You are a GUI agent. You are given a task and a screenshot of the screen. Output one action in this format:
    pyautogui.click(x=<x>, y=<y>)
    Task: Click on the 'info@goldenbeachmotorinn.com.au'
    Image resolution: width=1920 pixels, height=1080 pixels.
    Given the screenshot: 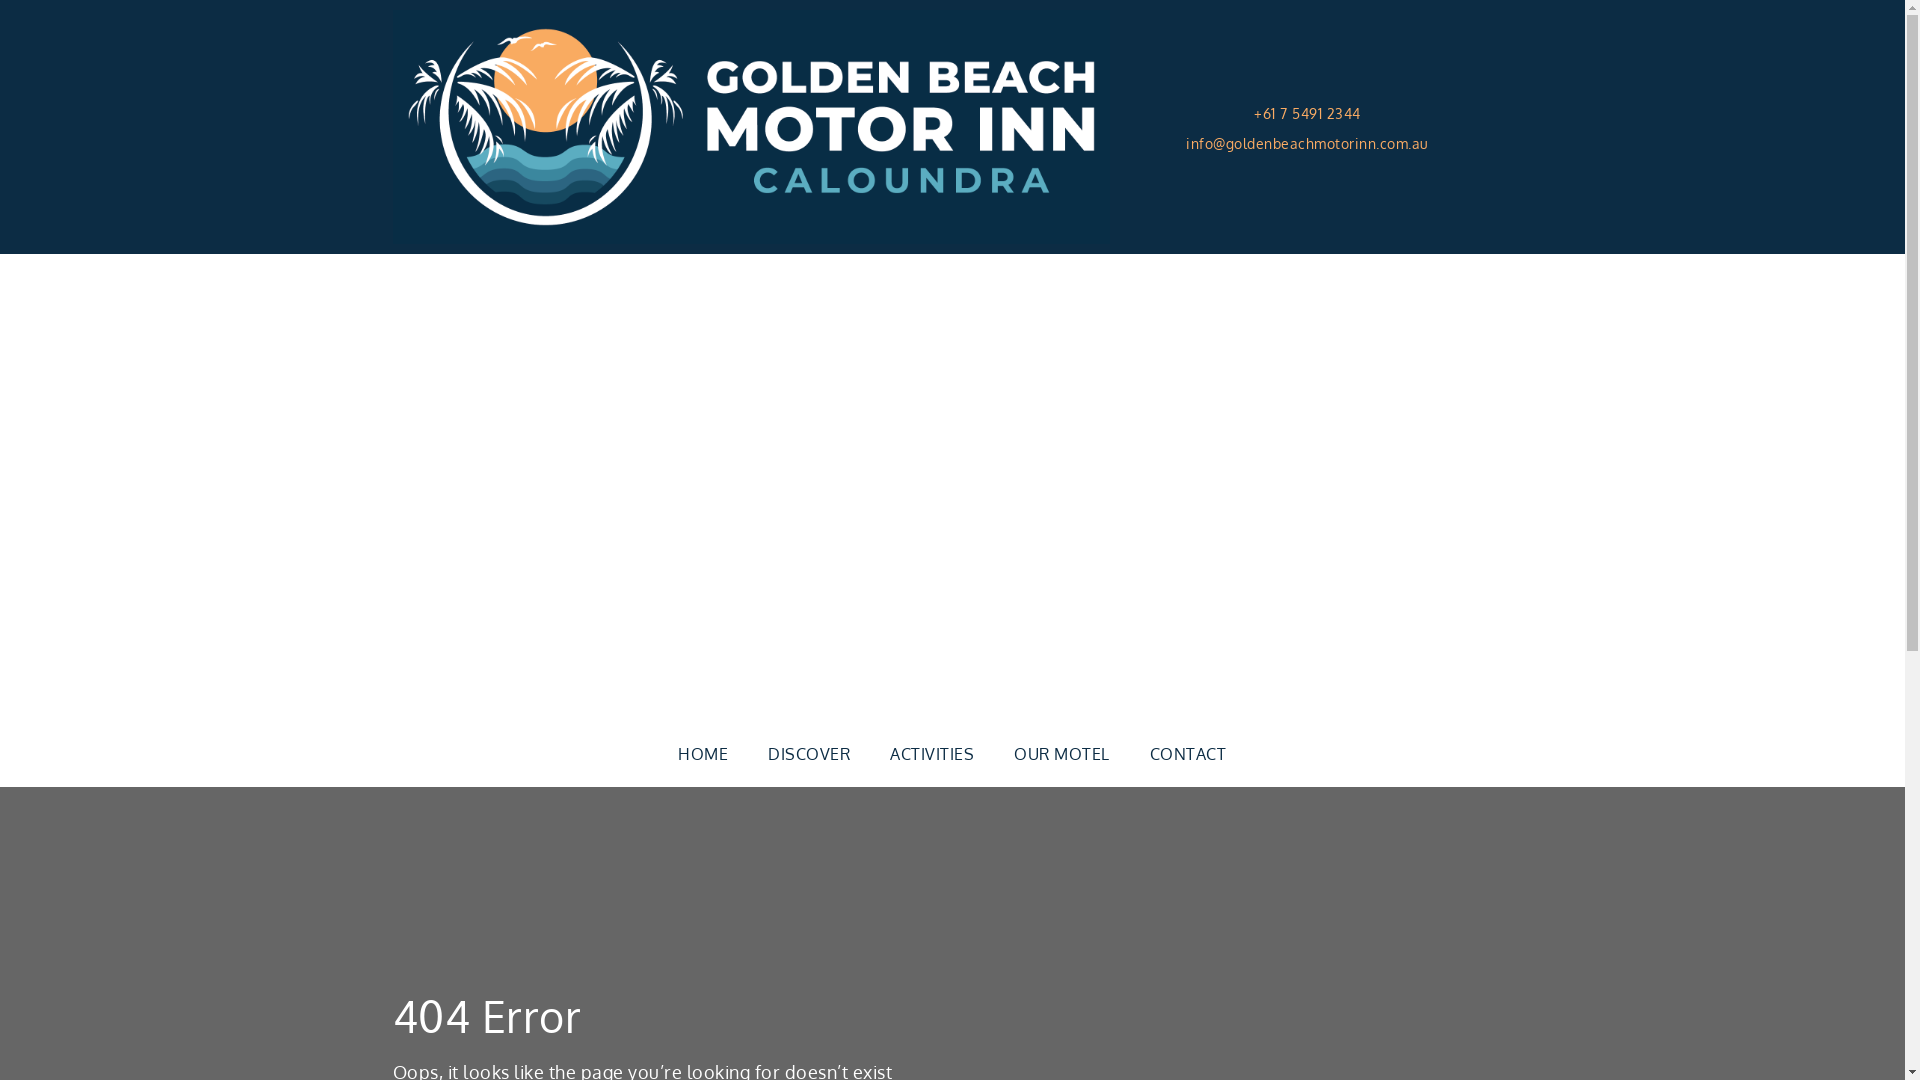 What is the action you would take?
    pyautogui.click(x=1185, y=141)
    